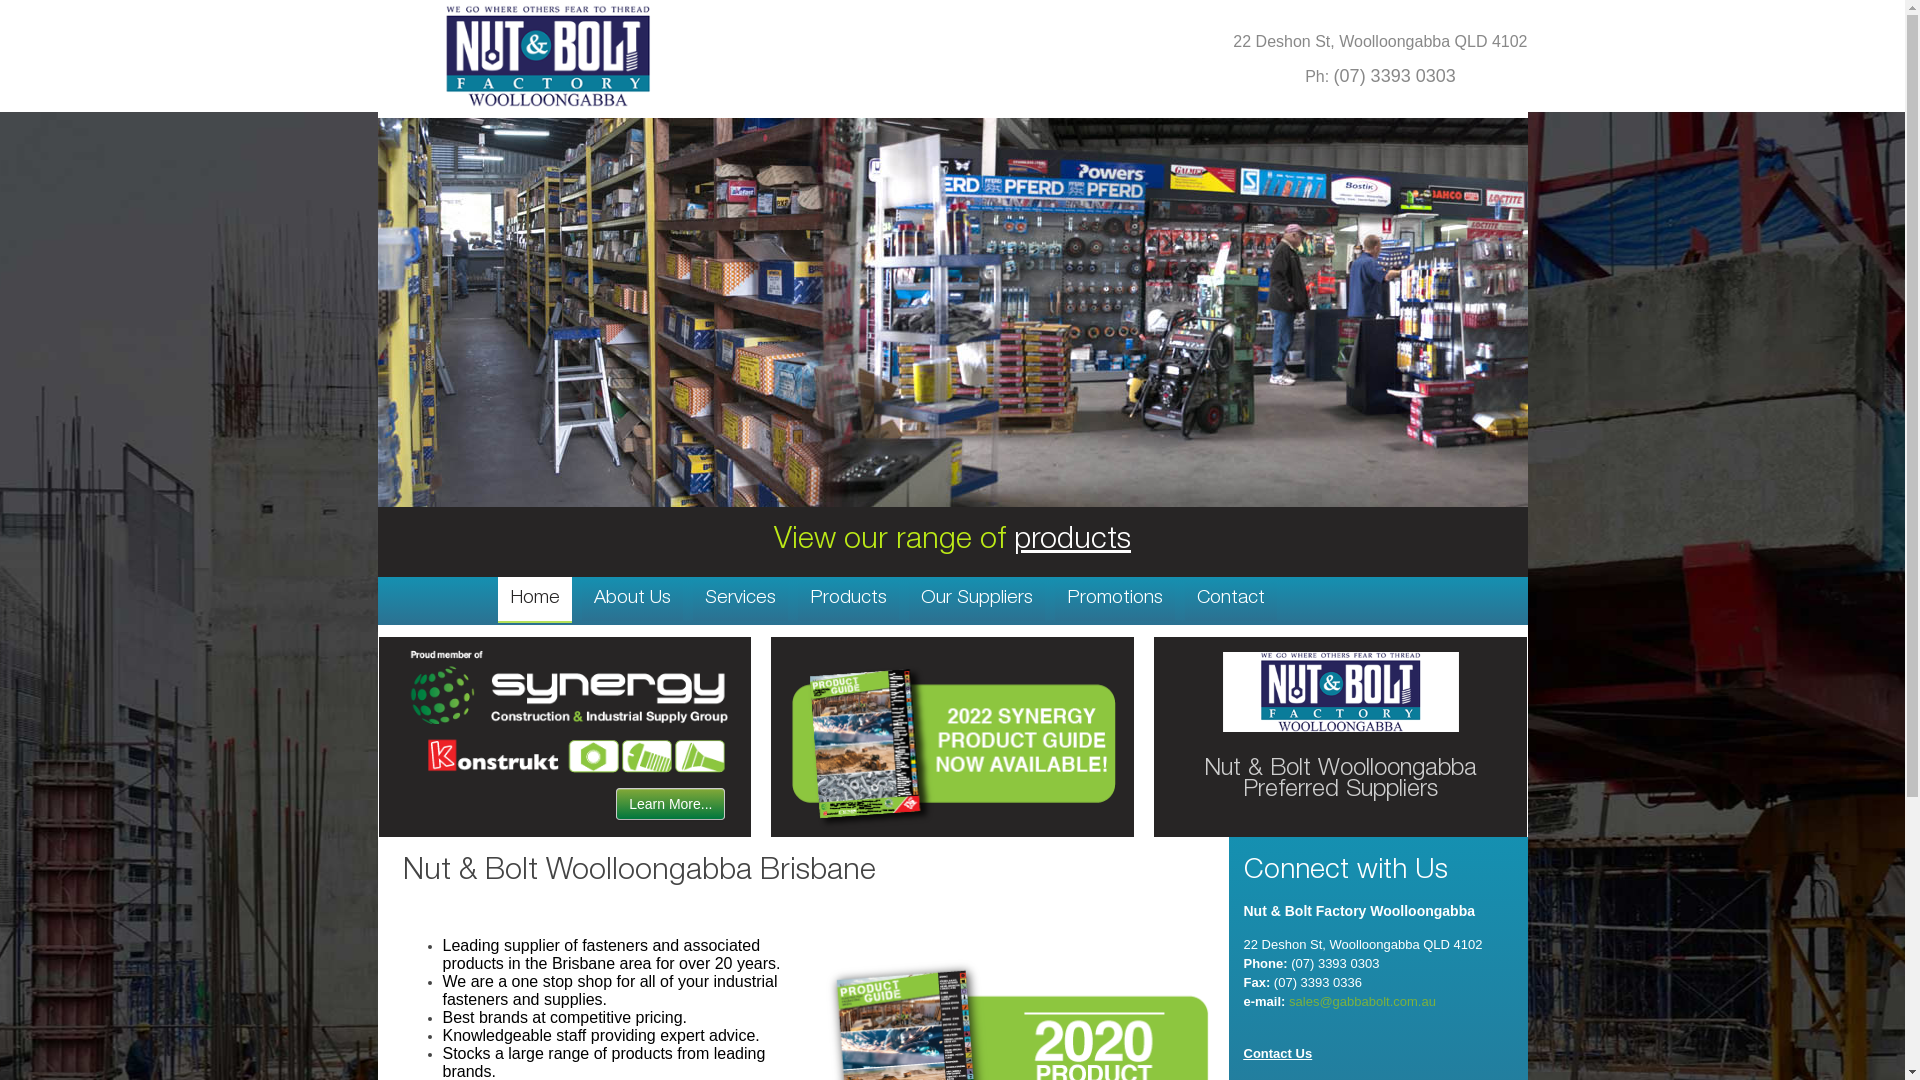  Describe the element at coordinates (975, 597) in the screenshot. I see `'Our Suppliers'` at that location.